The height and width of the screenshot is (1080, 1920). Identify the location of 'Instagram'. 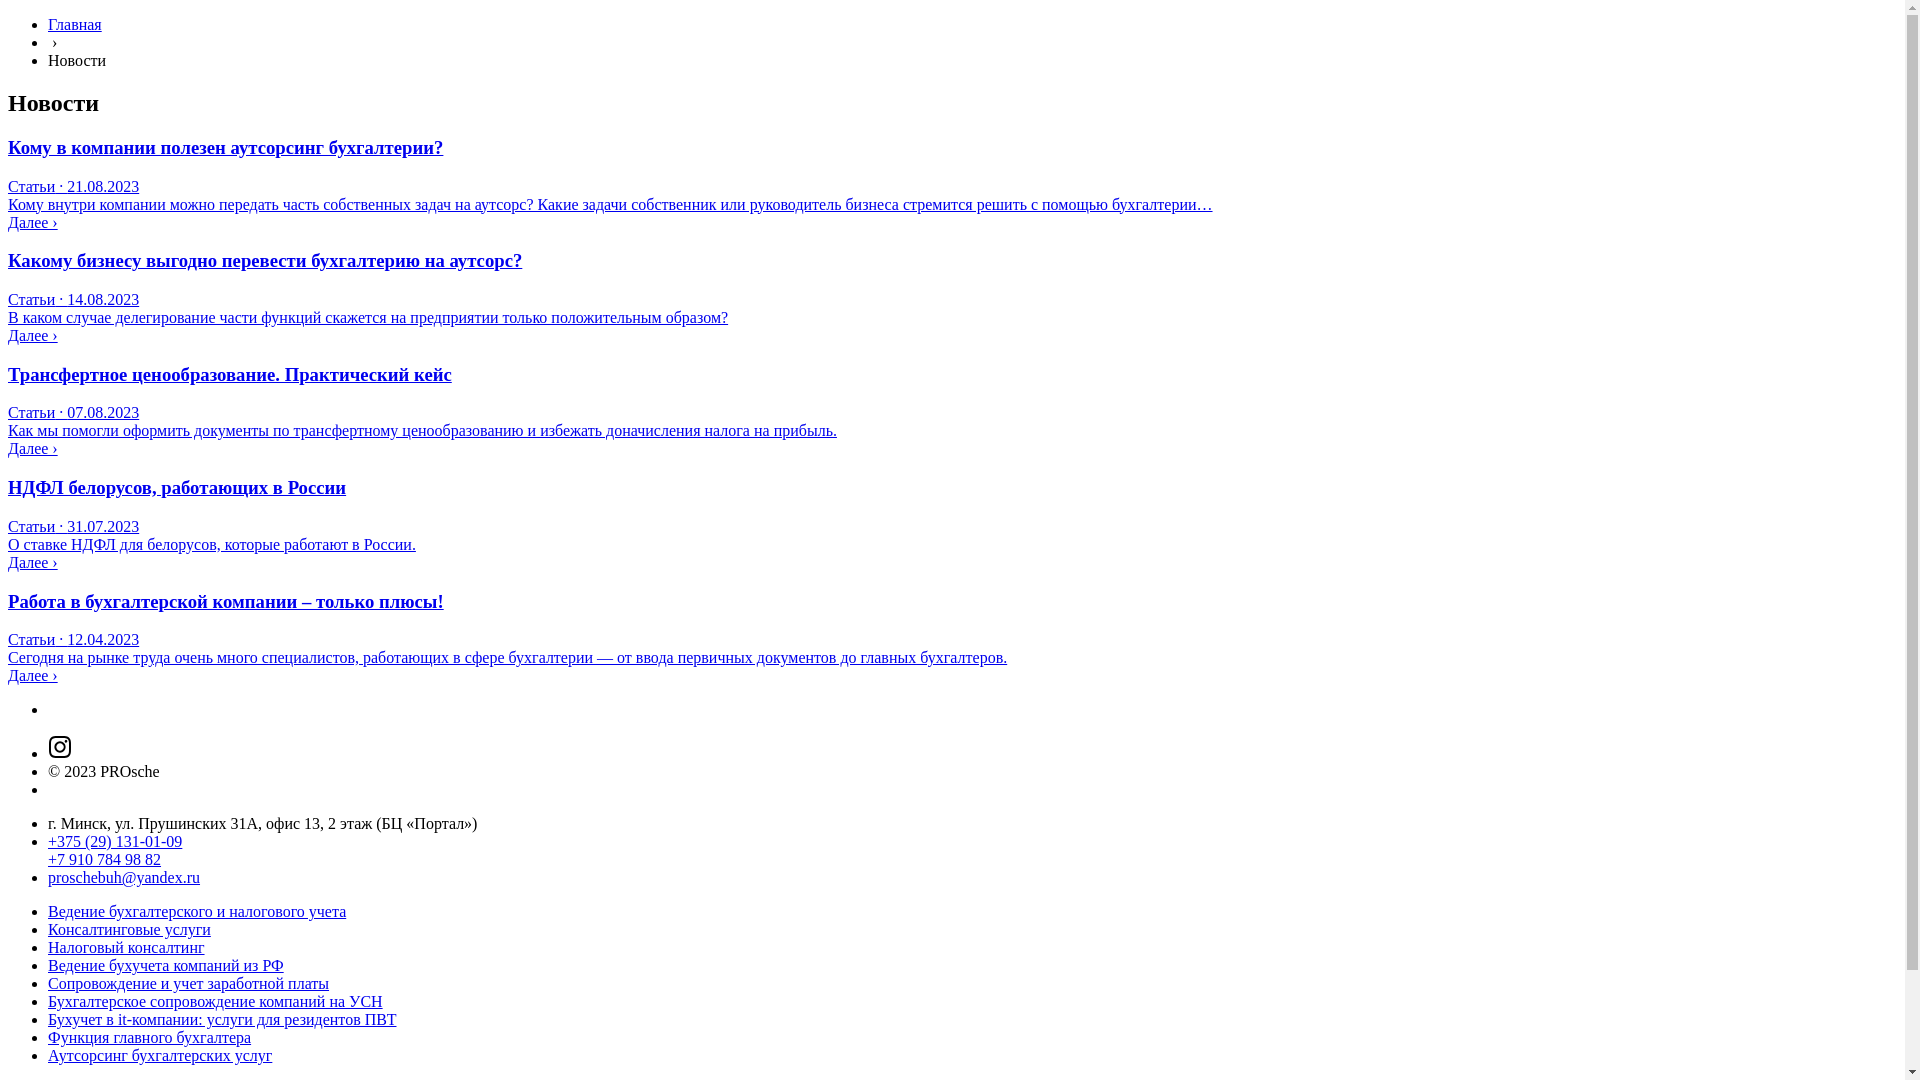
(59, 753).